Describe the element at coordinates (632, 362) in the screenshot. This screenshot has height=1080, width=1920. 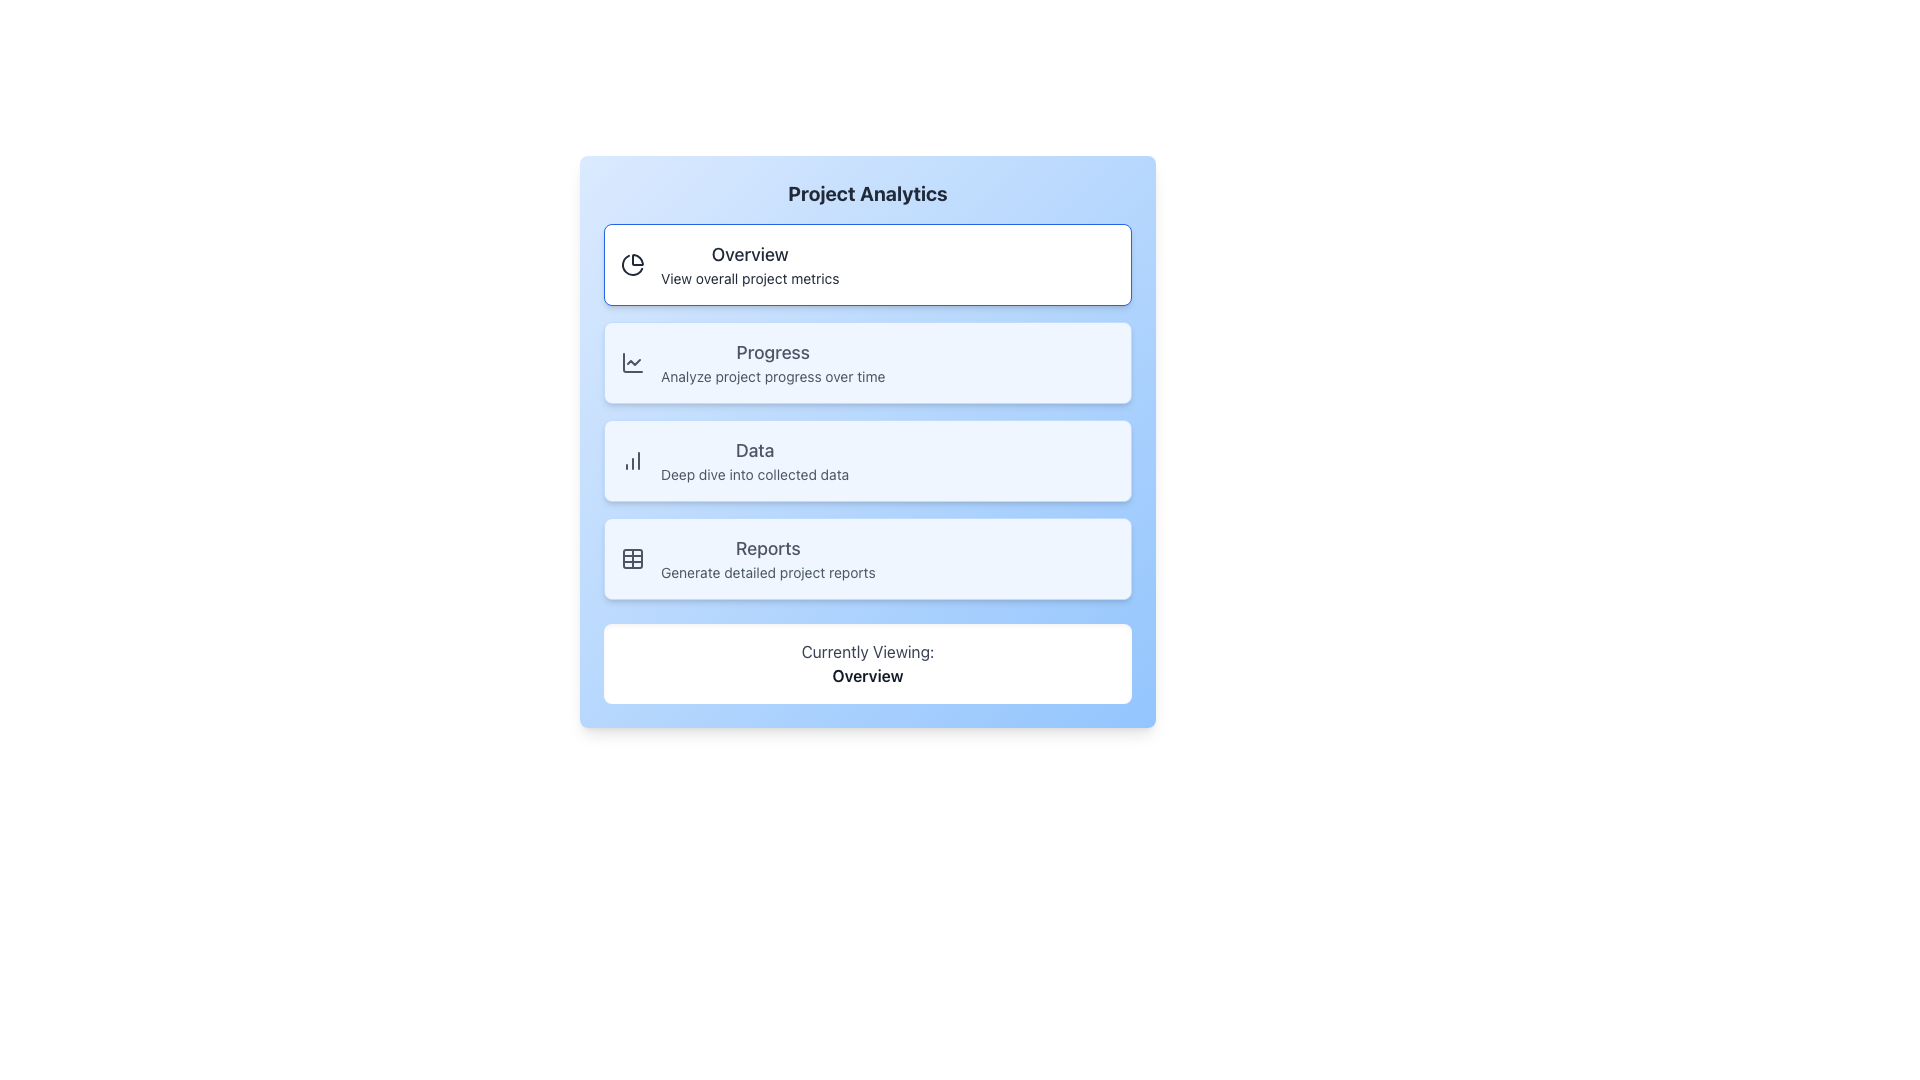
I see `the line chart icon located within the 'Progress' button, the second button in the vertical stack of navigation options` at that location.